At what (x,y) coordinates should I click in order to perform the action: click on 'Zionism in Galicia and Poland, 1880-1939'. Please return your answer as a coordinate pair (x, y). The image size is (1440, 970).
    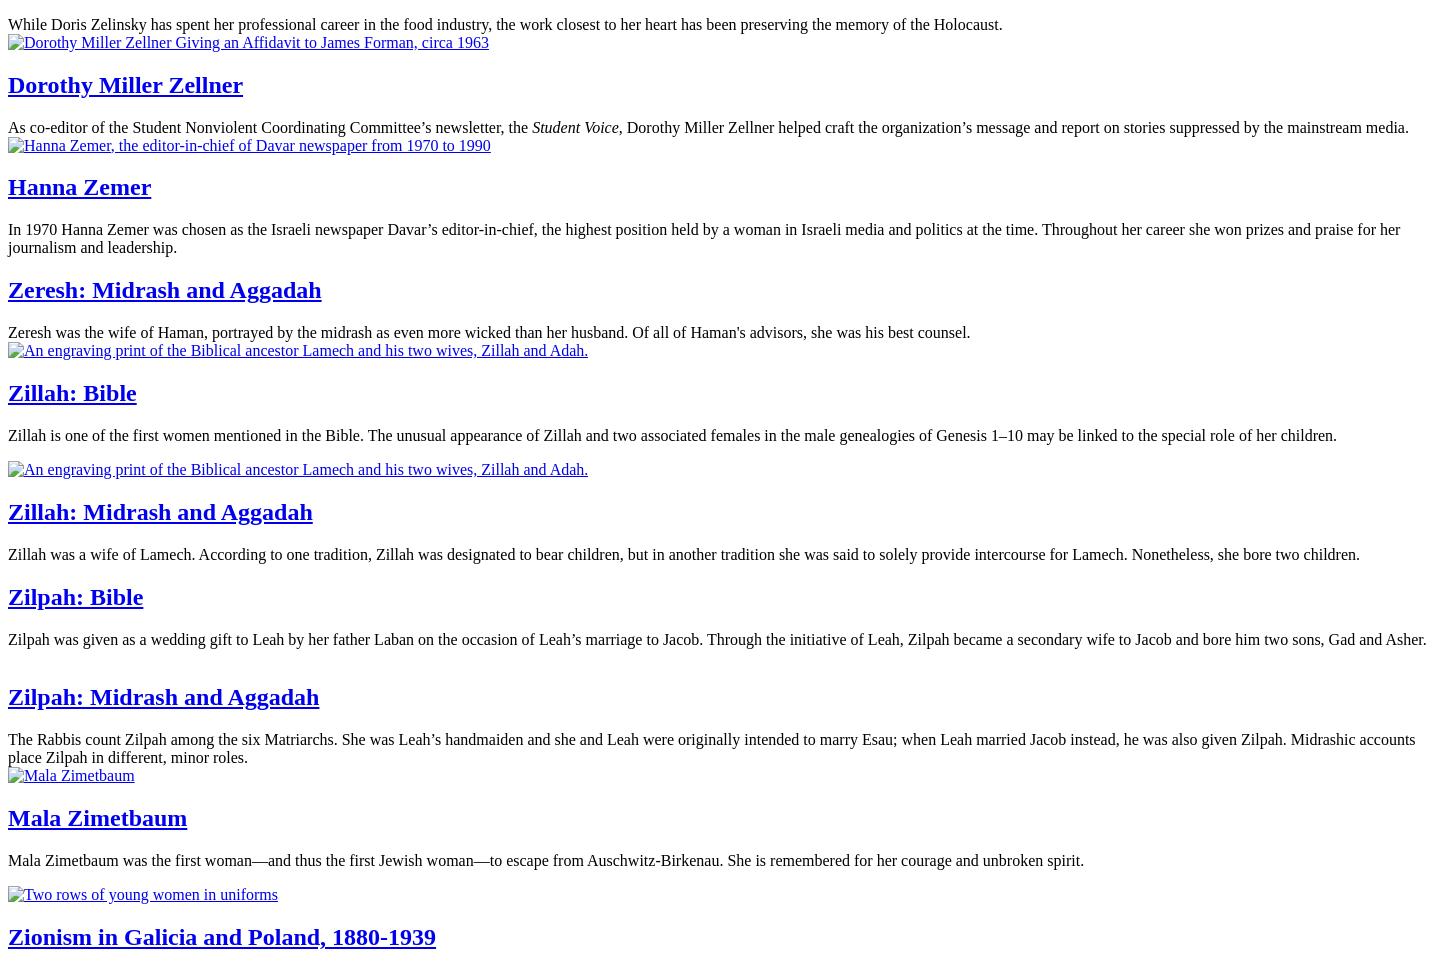
    Looking at the image, I should click on (222, 936).